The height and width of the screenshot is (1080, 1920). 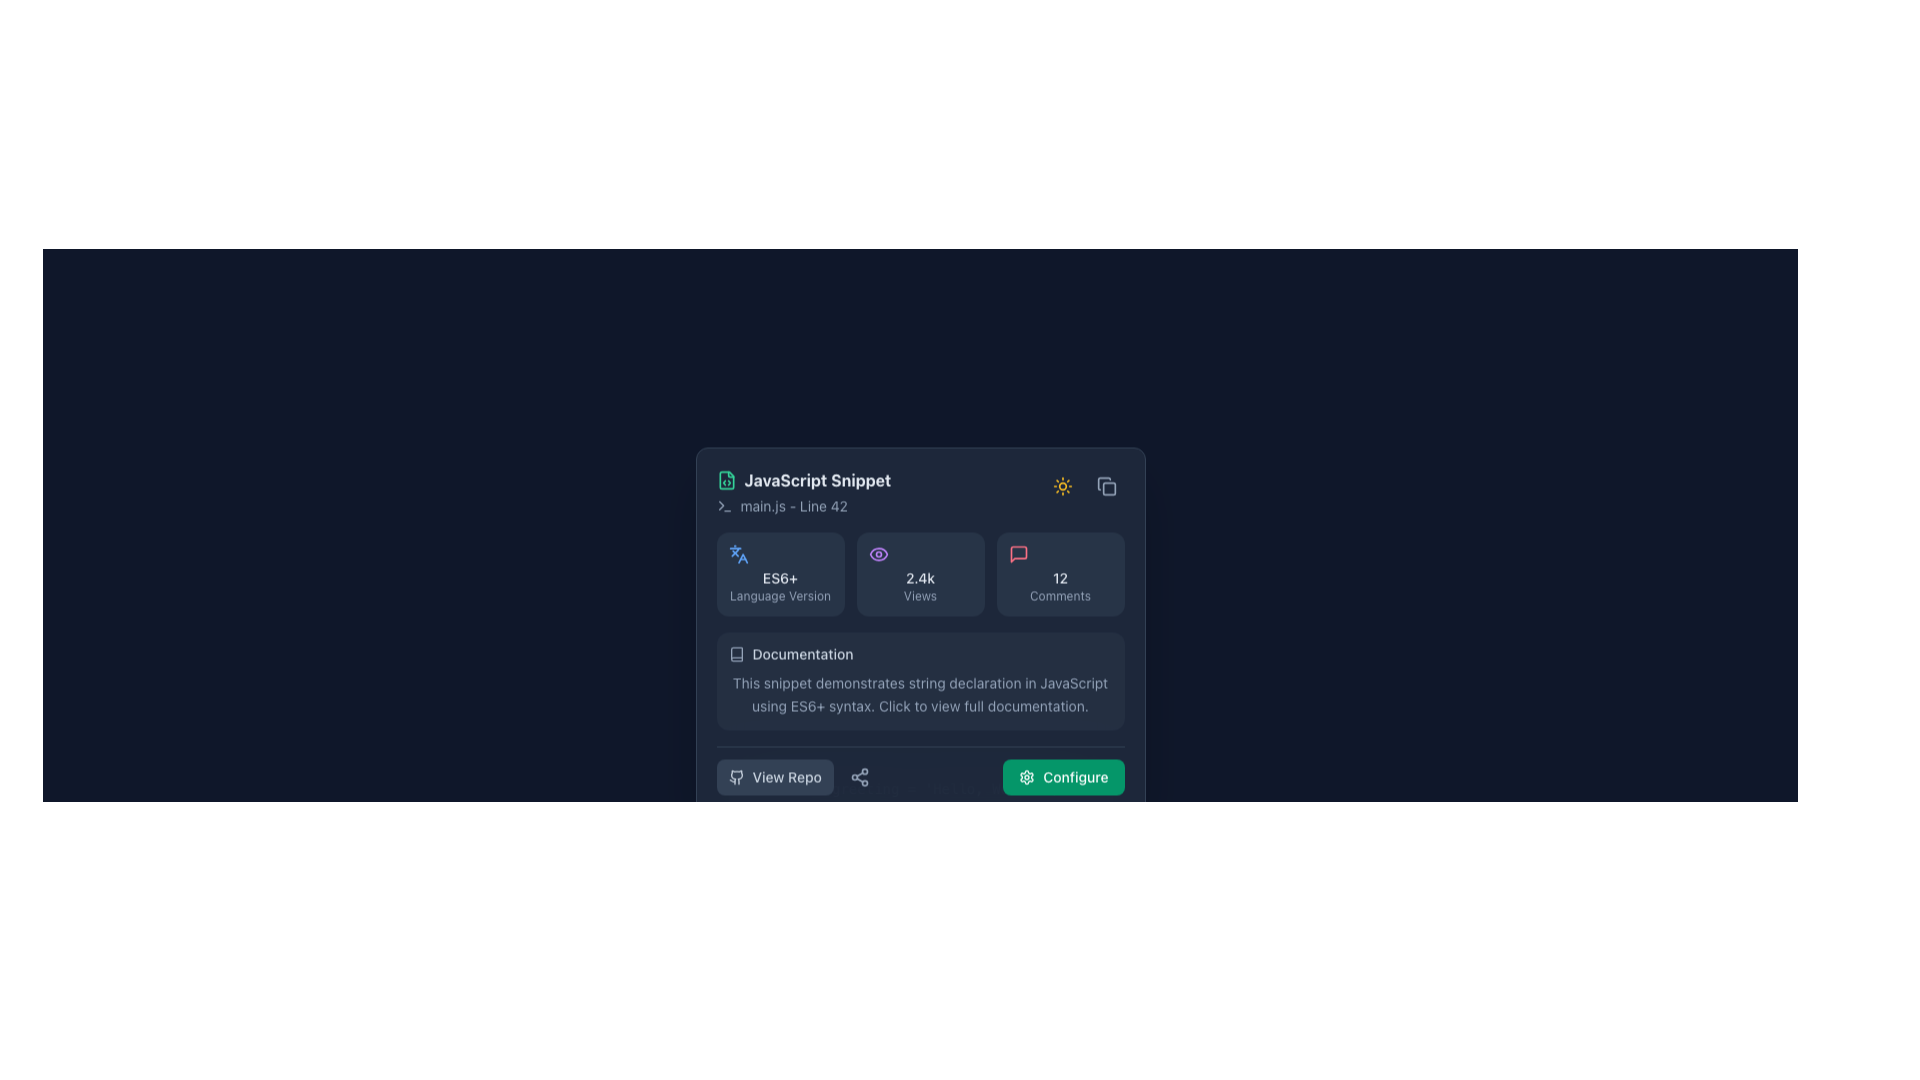 I want to click on contents of the informational section titled 'Documentation', which is located below the row with 'ES6+', '2.4k Views', and '12 Comments', and above the buttons 'View Repo' and 'Configure', so click(x=919, y=680).